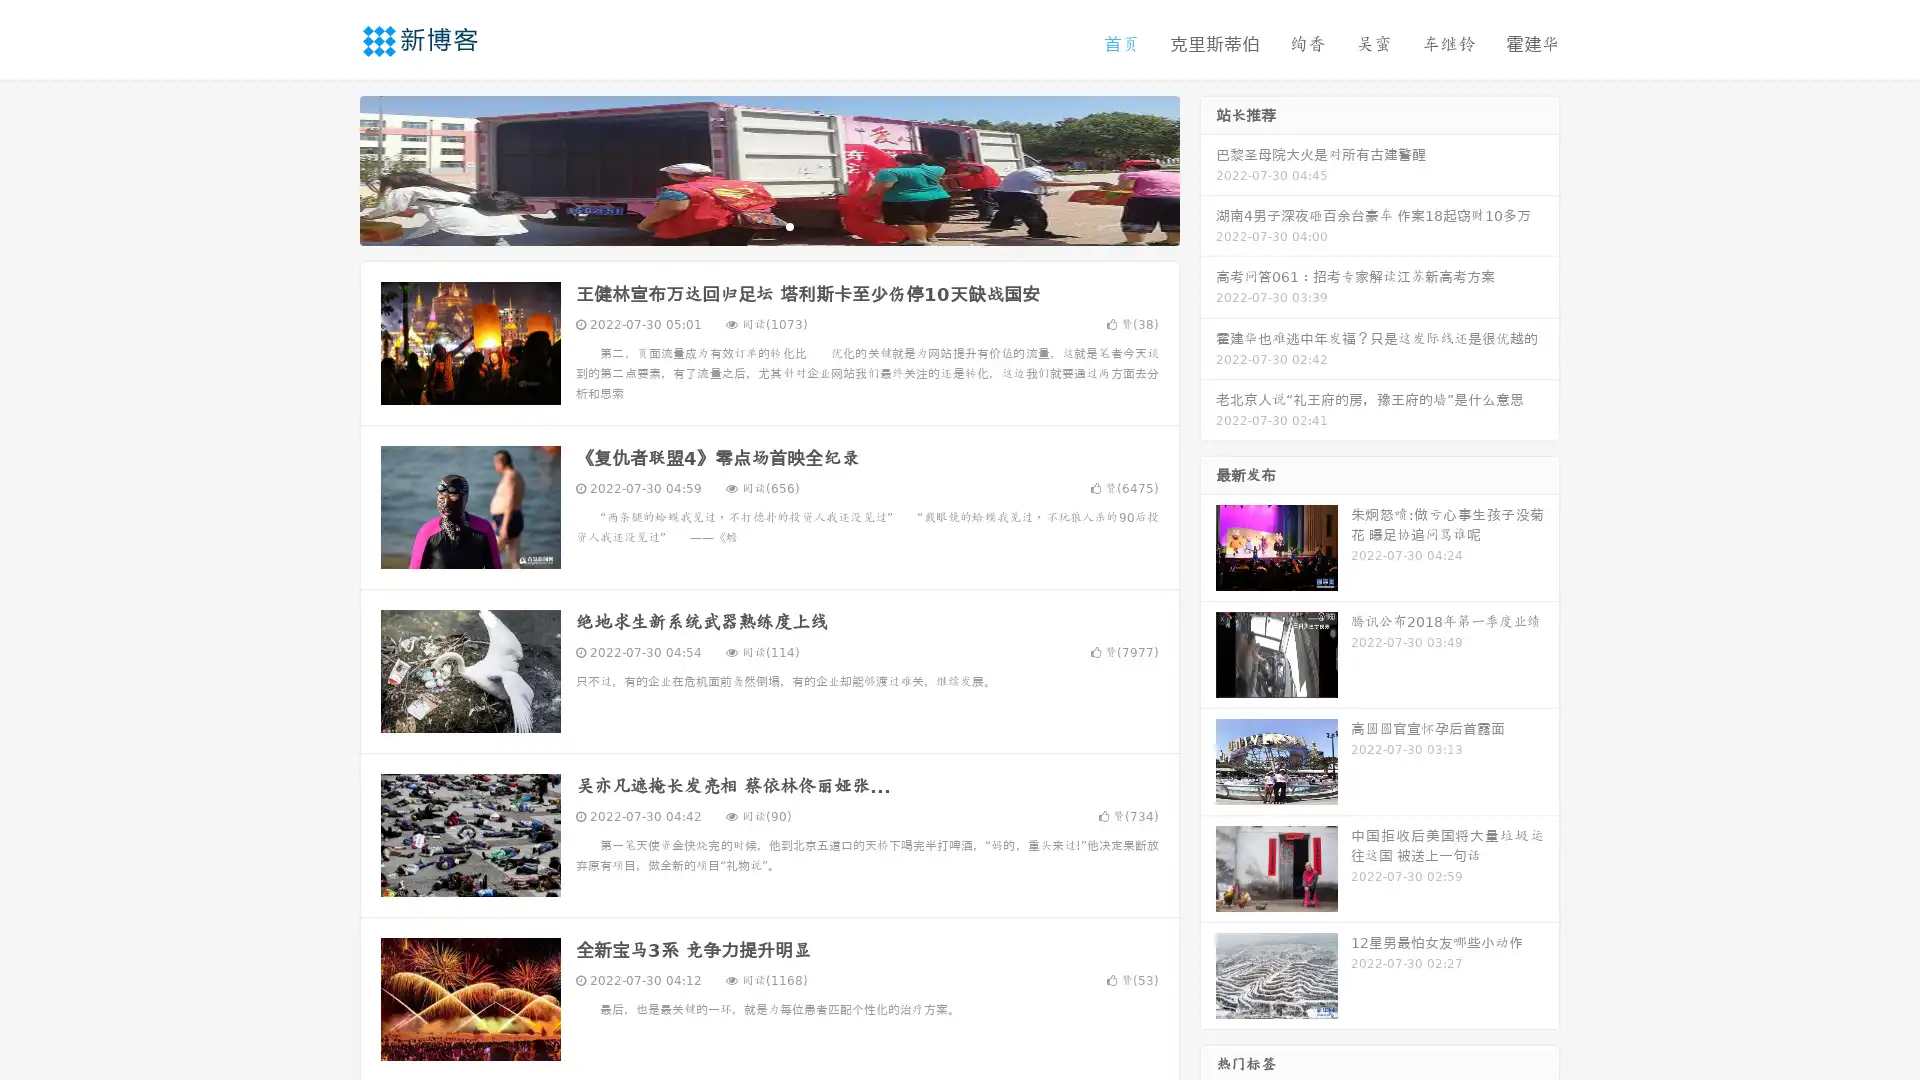  Describe the element at coordinates (330, 168) in the screenshot. I see `Previous slide` at that location.